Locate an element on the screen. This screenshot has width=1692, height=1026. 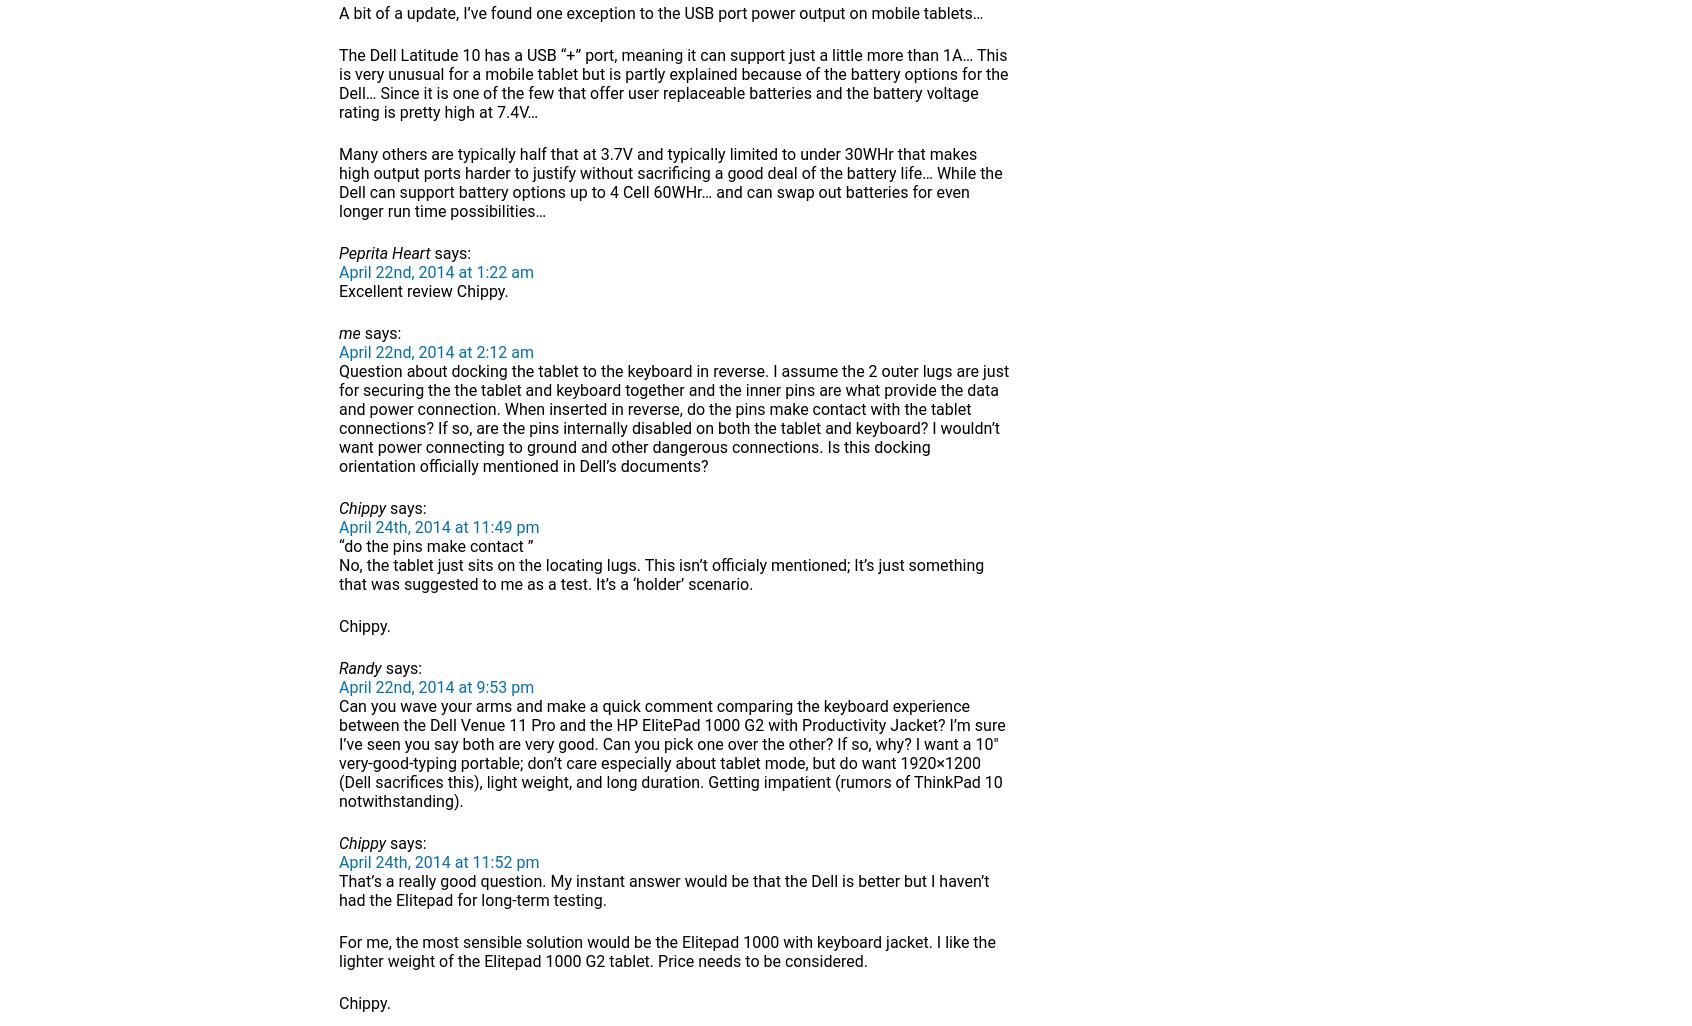
'For me, the most sensible solution would be the Elitepad 1000 with keyboard jacket. I like the lighter weight of the Elitepad 1000 G2 tablet. Price needs to be considered.' is located at coordinates (338, 952).